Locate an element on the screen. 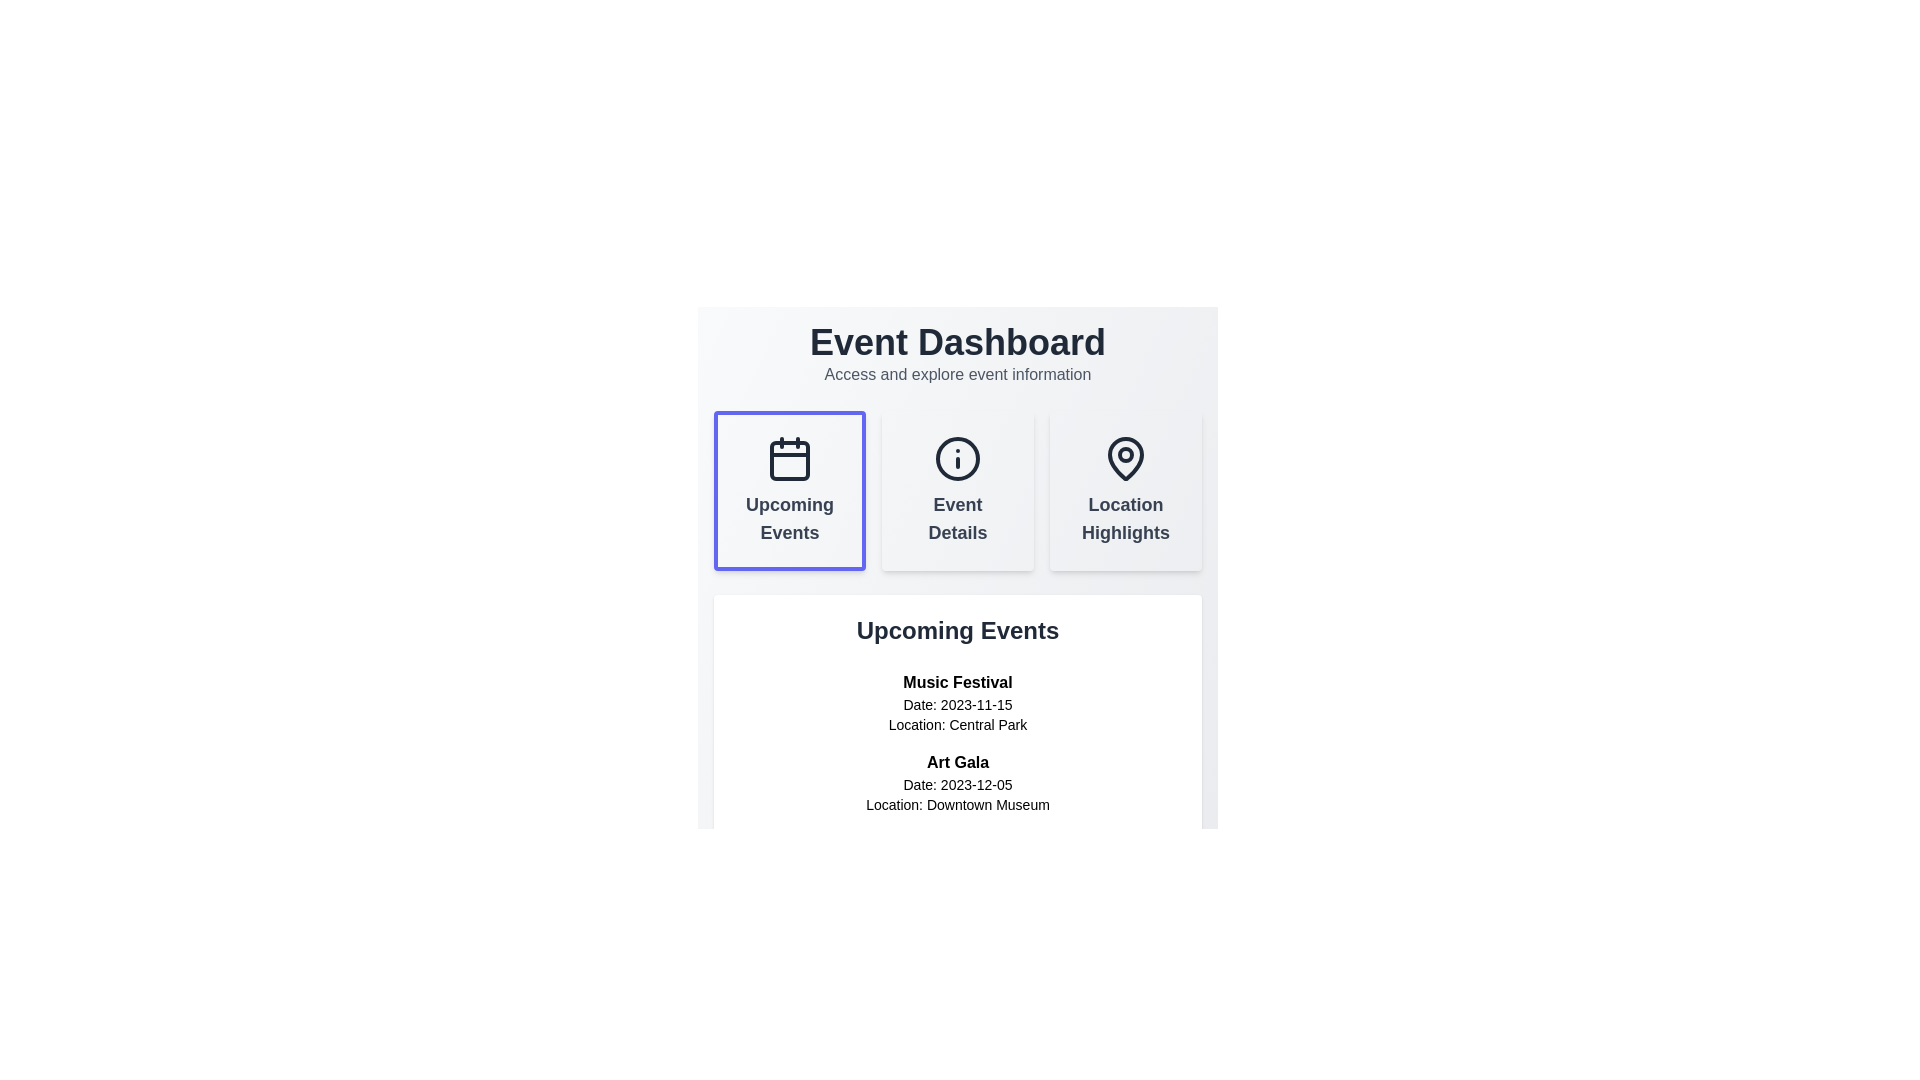 The image size is (1920, 1080). the calendar icon located in the top-left quadrant of the application, above the 'Upcoming Events' text is located at coordinates (789, 459).